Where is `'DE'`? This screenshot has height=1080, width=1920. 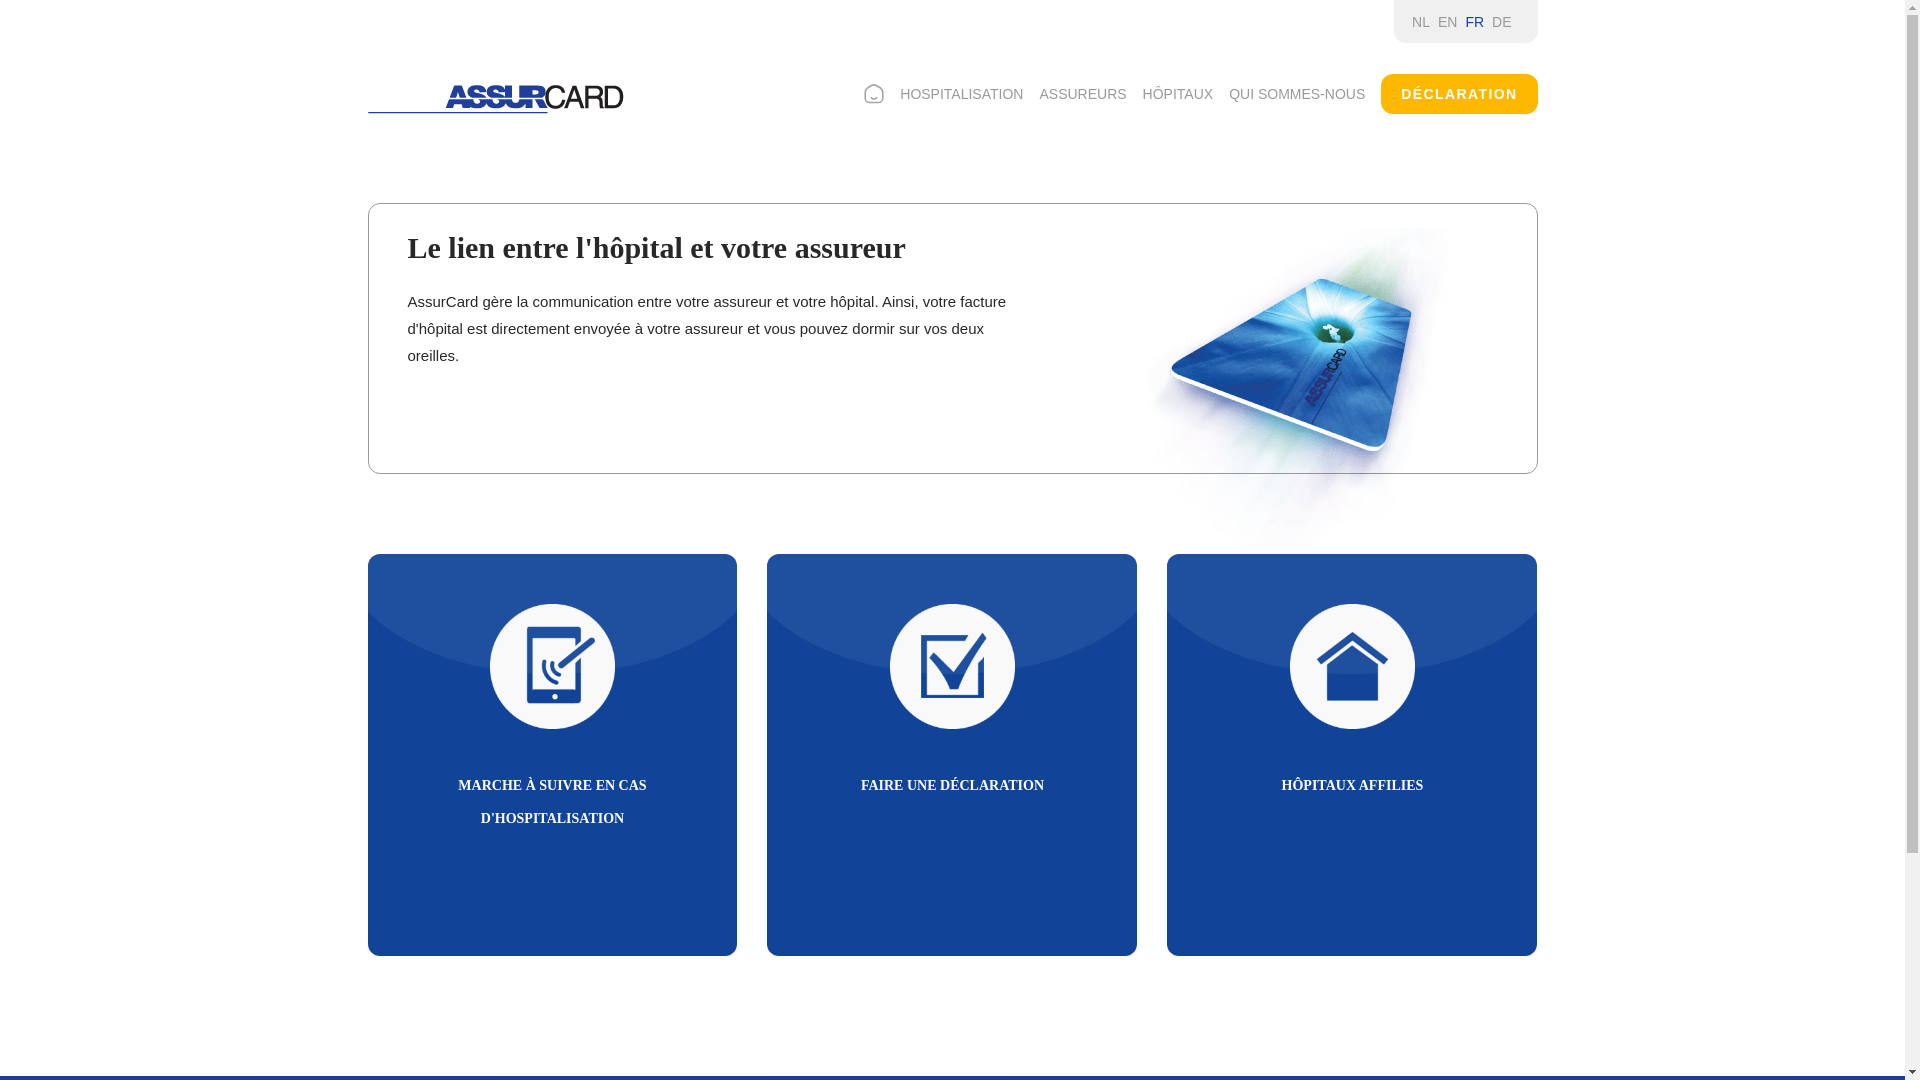 'DE' is located at coordinates (1501, 22).